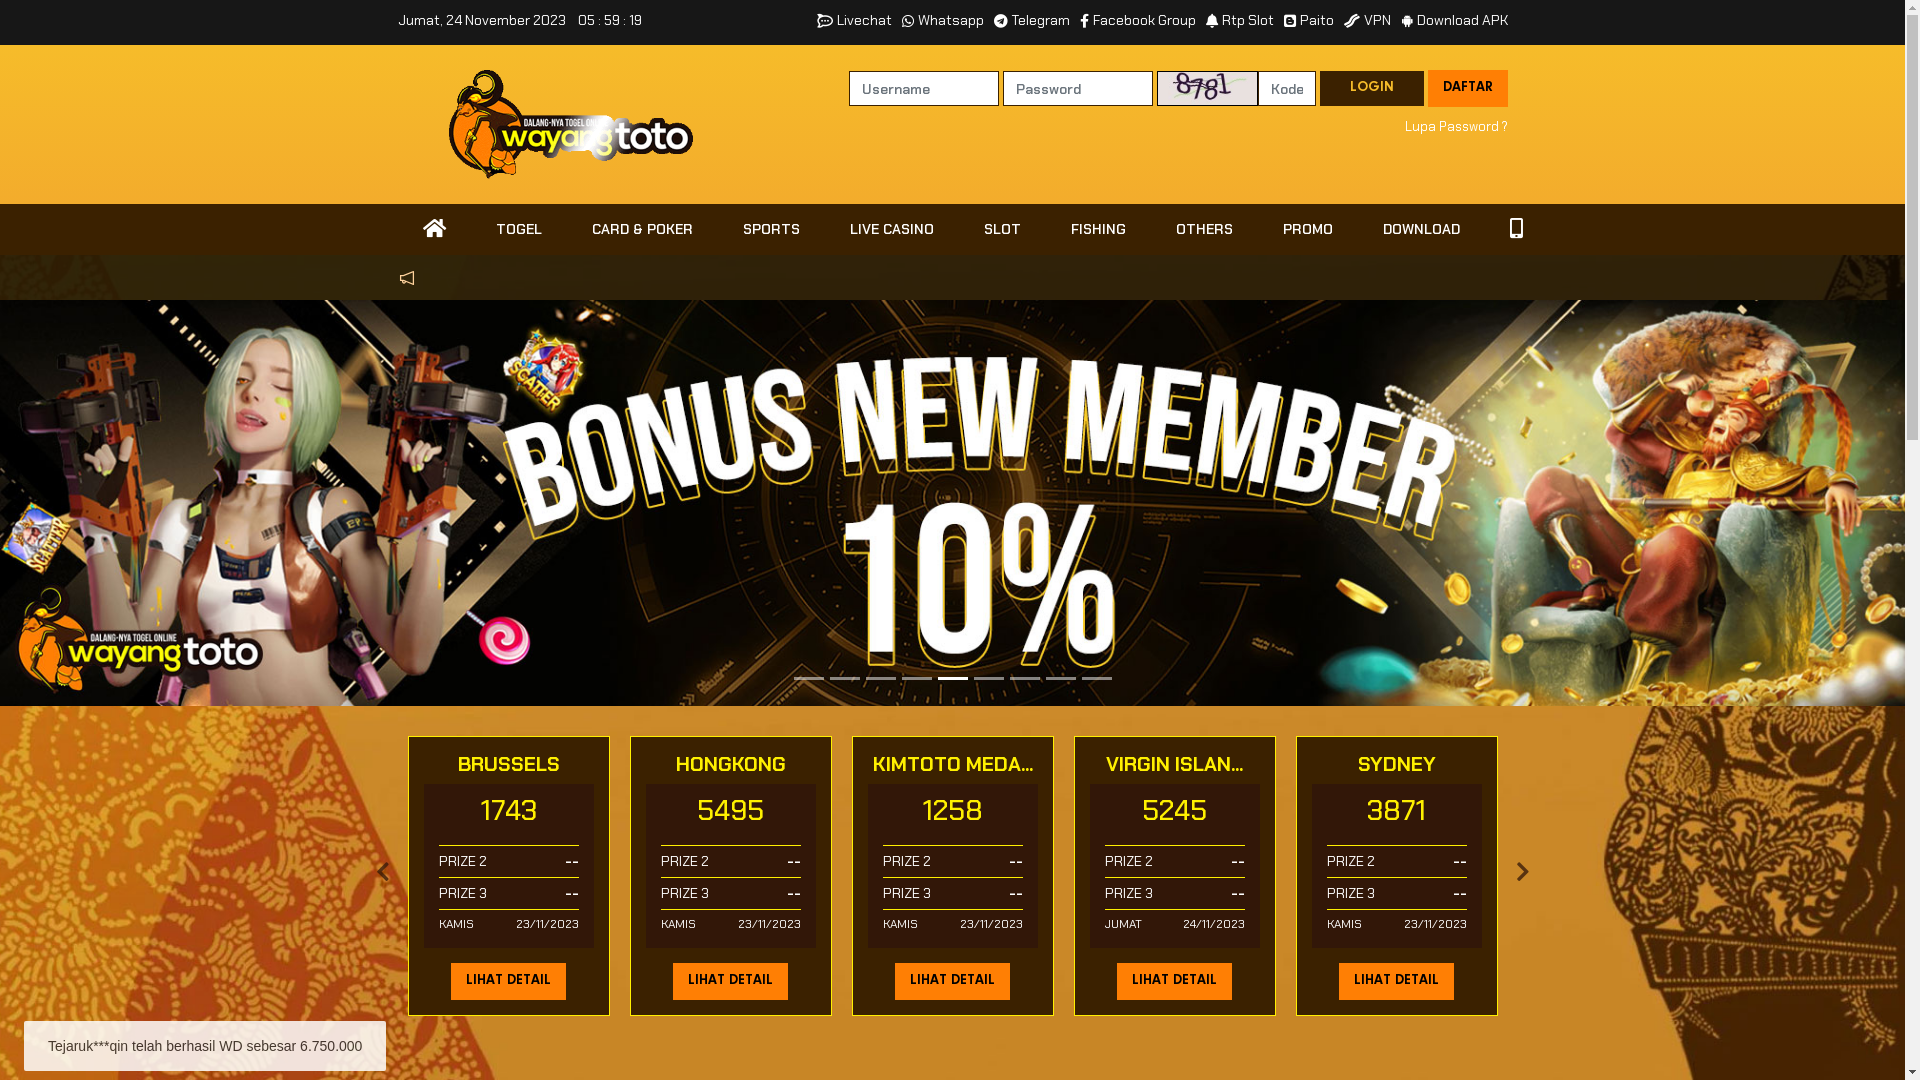 The height and width of the screenshot is (1080, 1920). I want to click on 'Download APK', so click(1453, 20).